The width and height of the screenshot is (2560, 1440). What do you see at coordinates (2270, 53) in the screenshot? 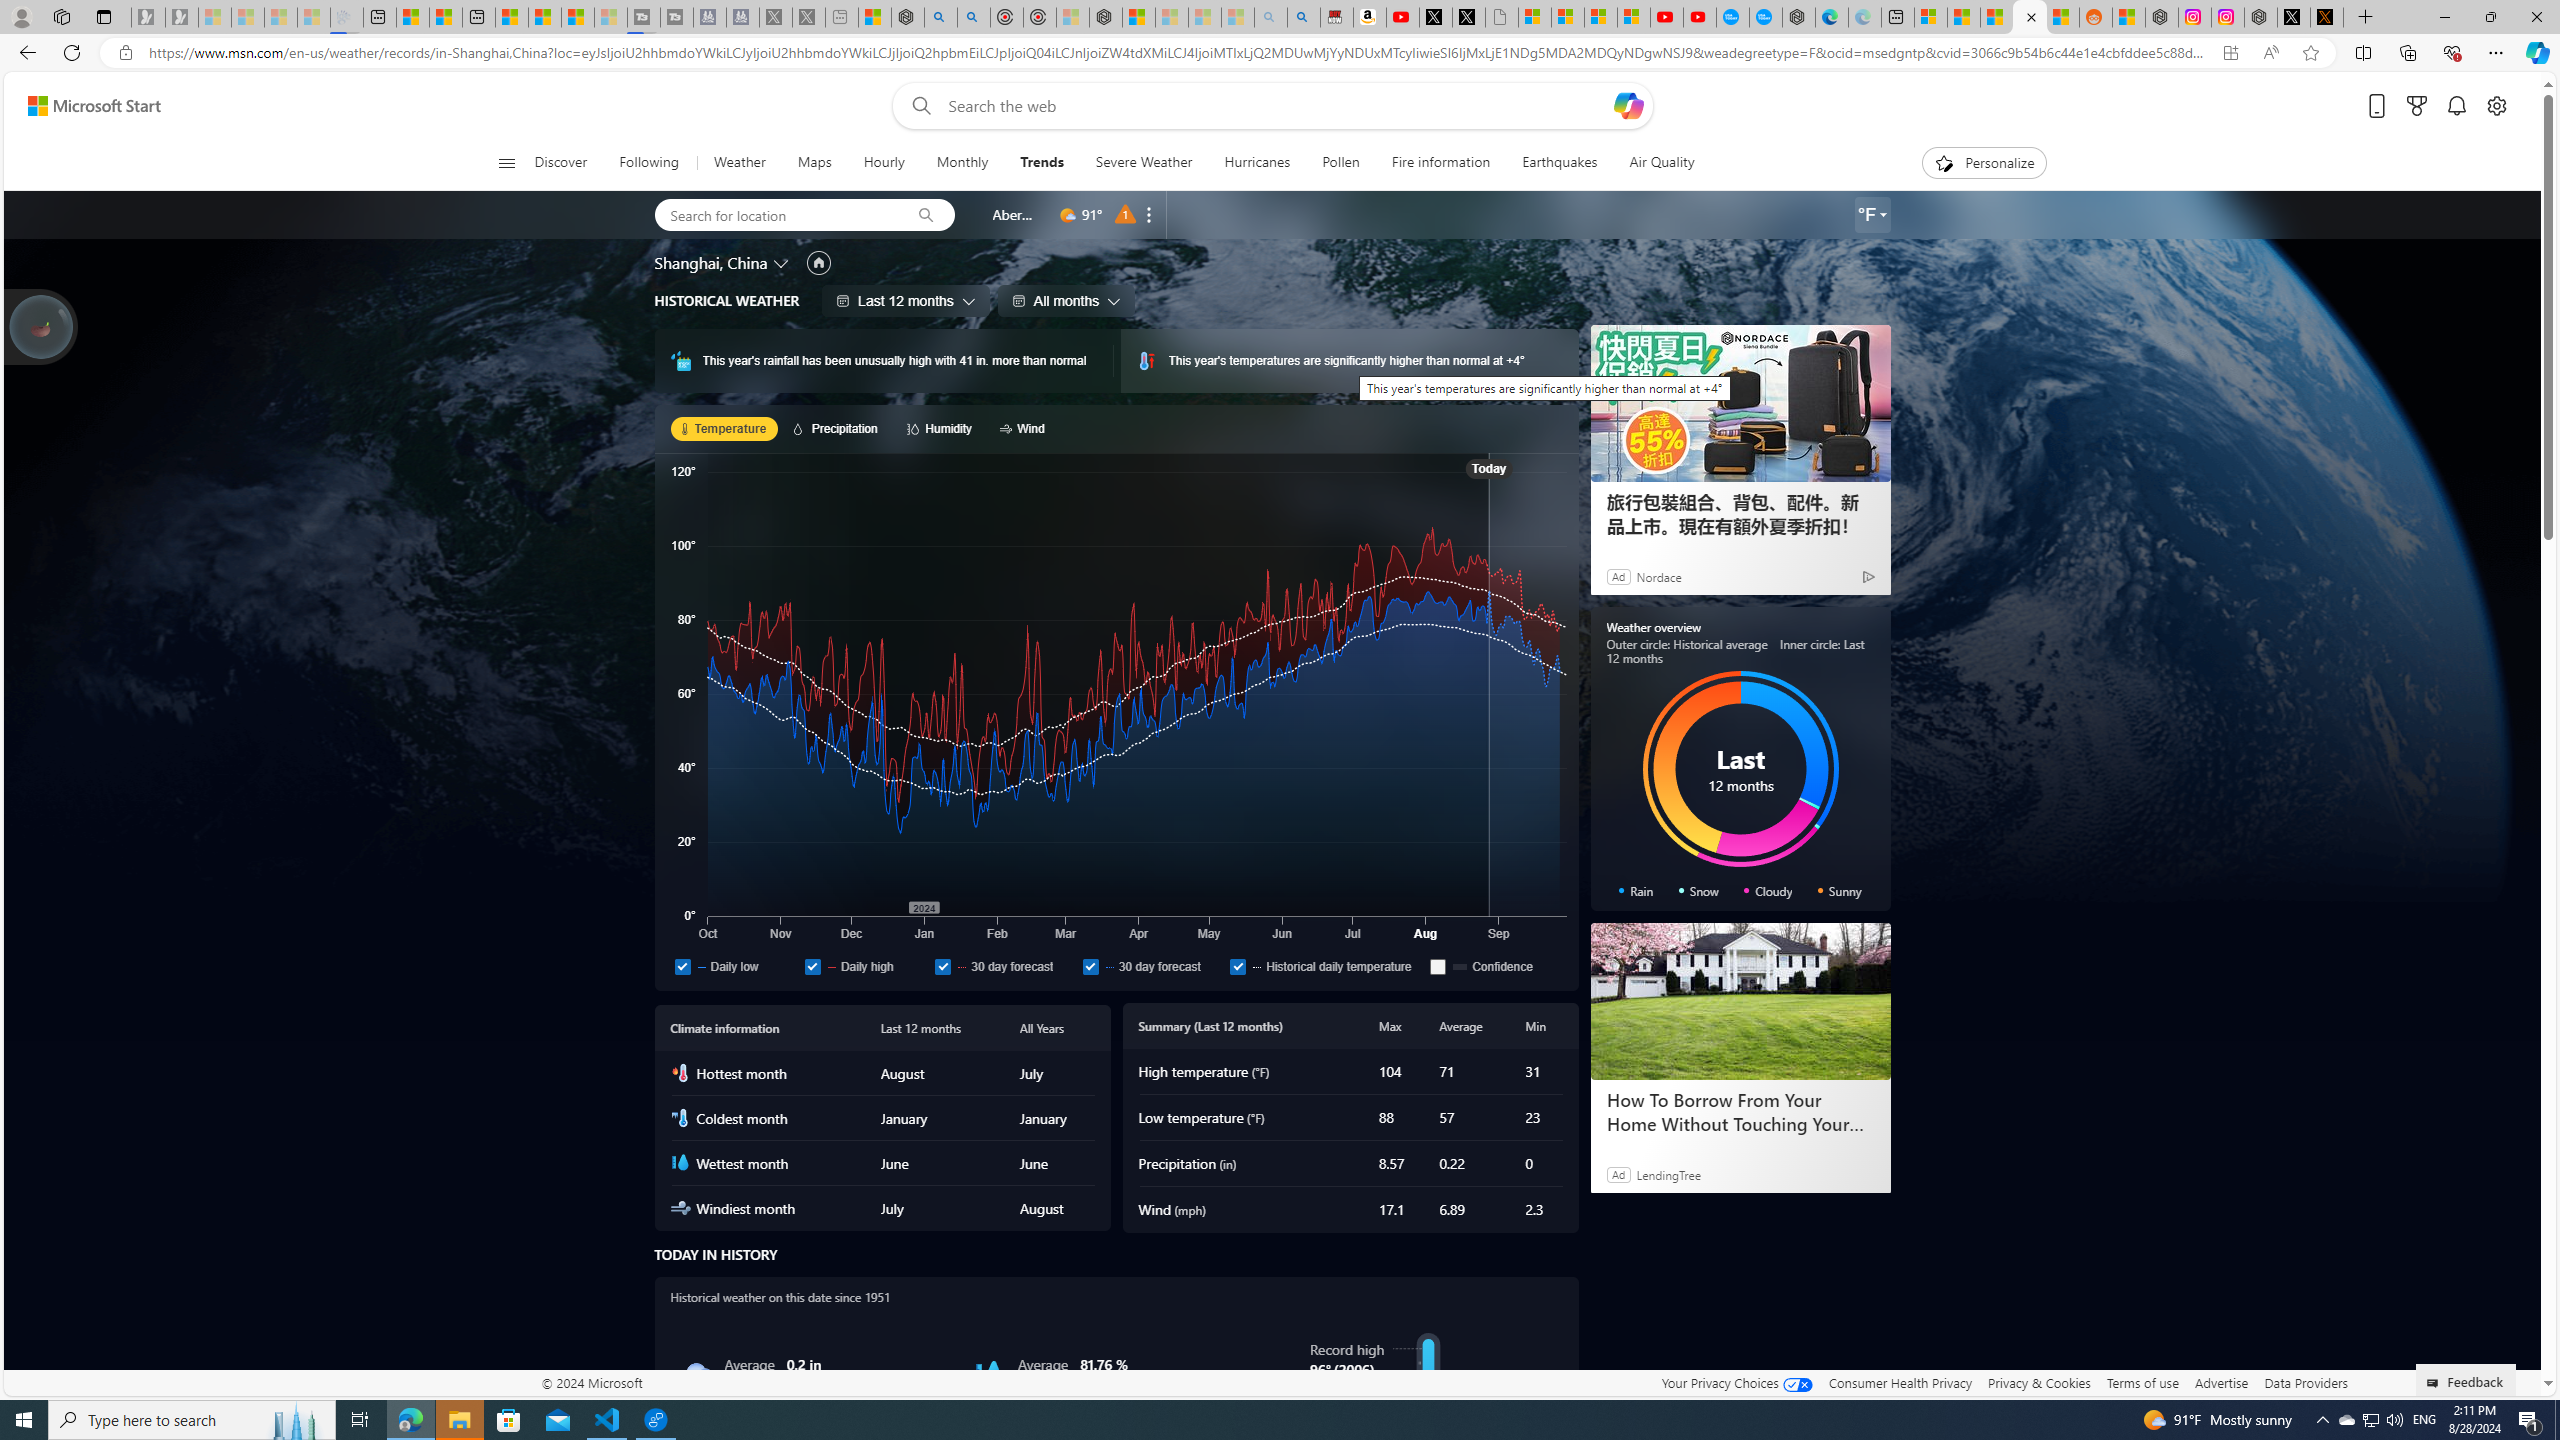
I see `'Read aloud this page (Ctrl+Shift+U)'` at bounding box center [2270, 53].